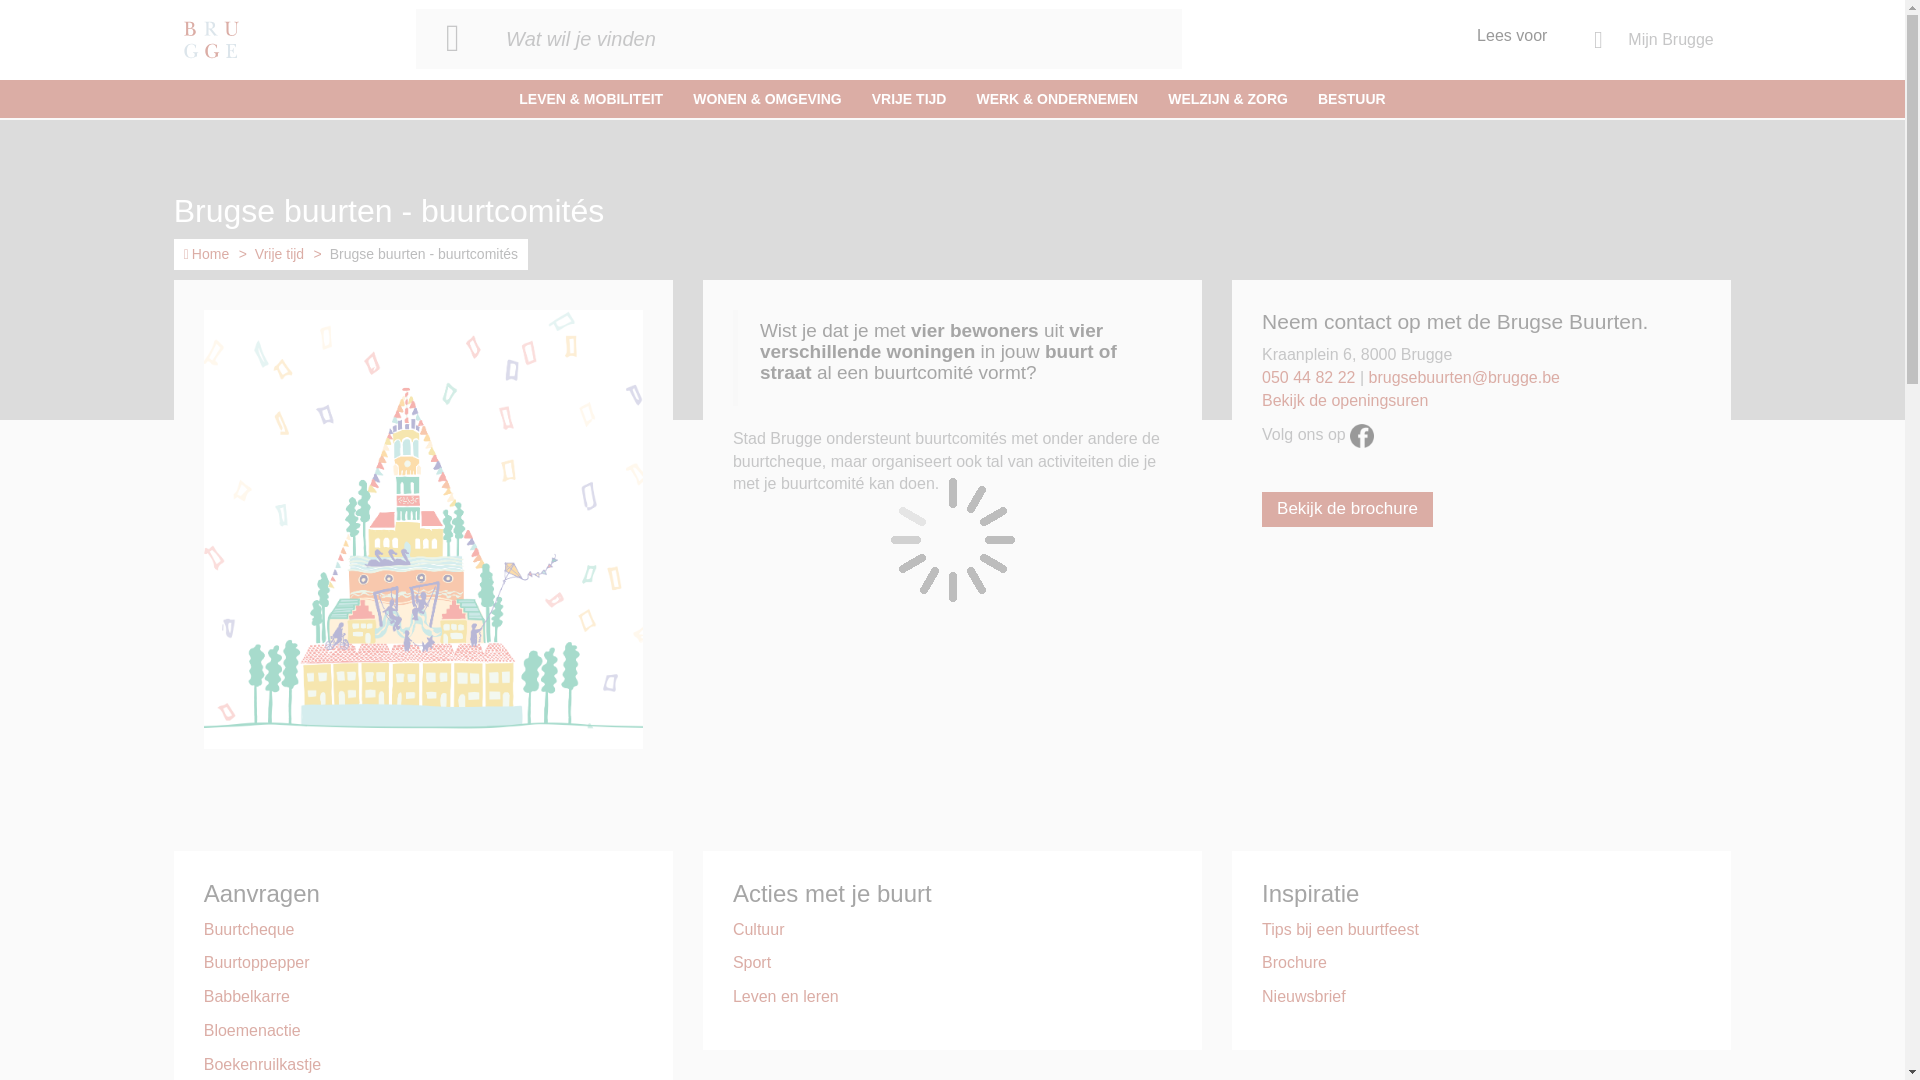 The image size is (1920, 1080). I want to click on 'Buurtoppepper', so click(203, 961).